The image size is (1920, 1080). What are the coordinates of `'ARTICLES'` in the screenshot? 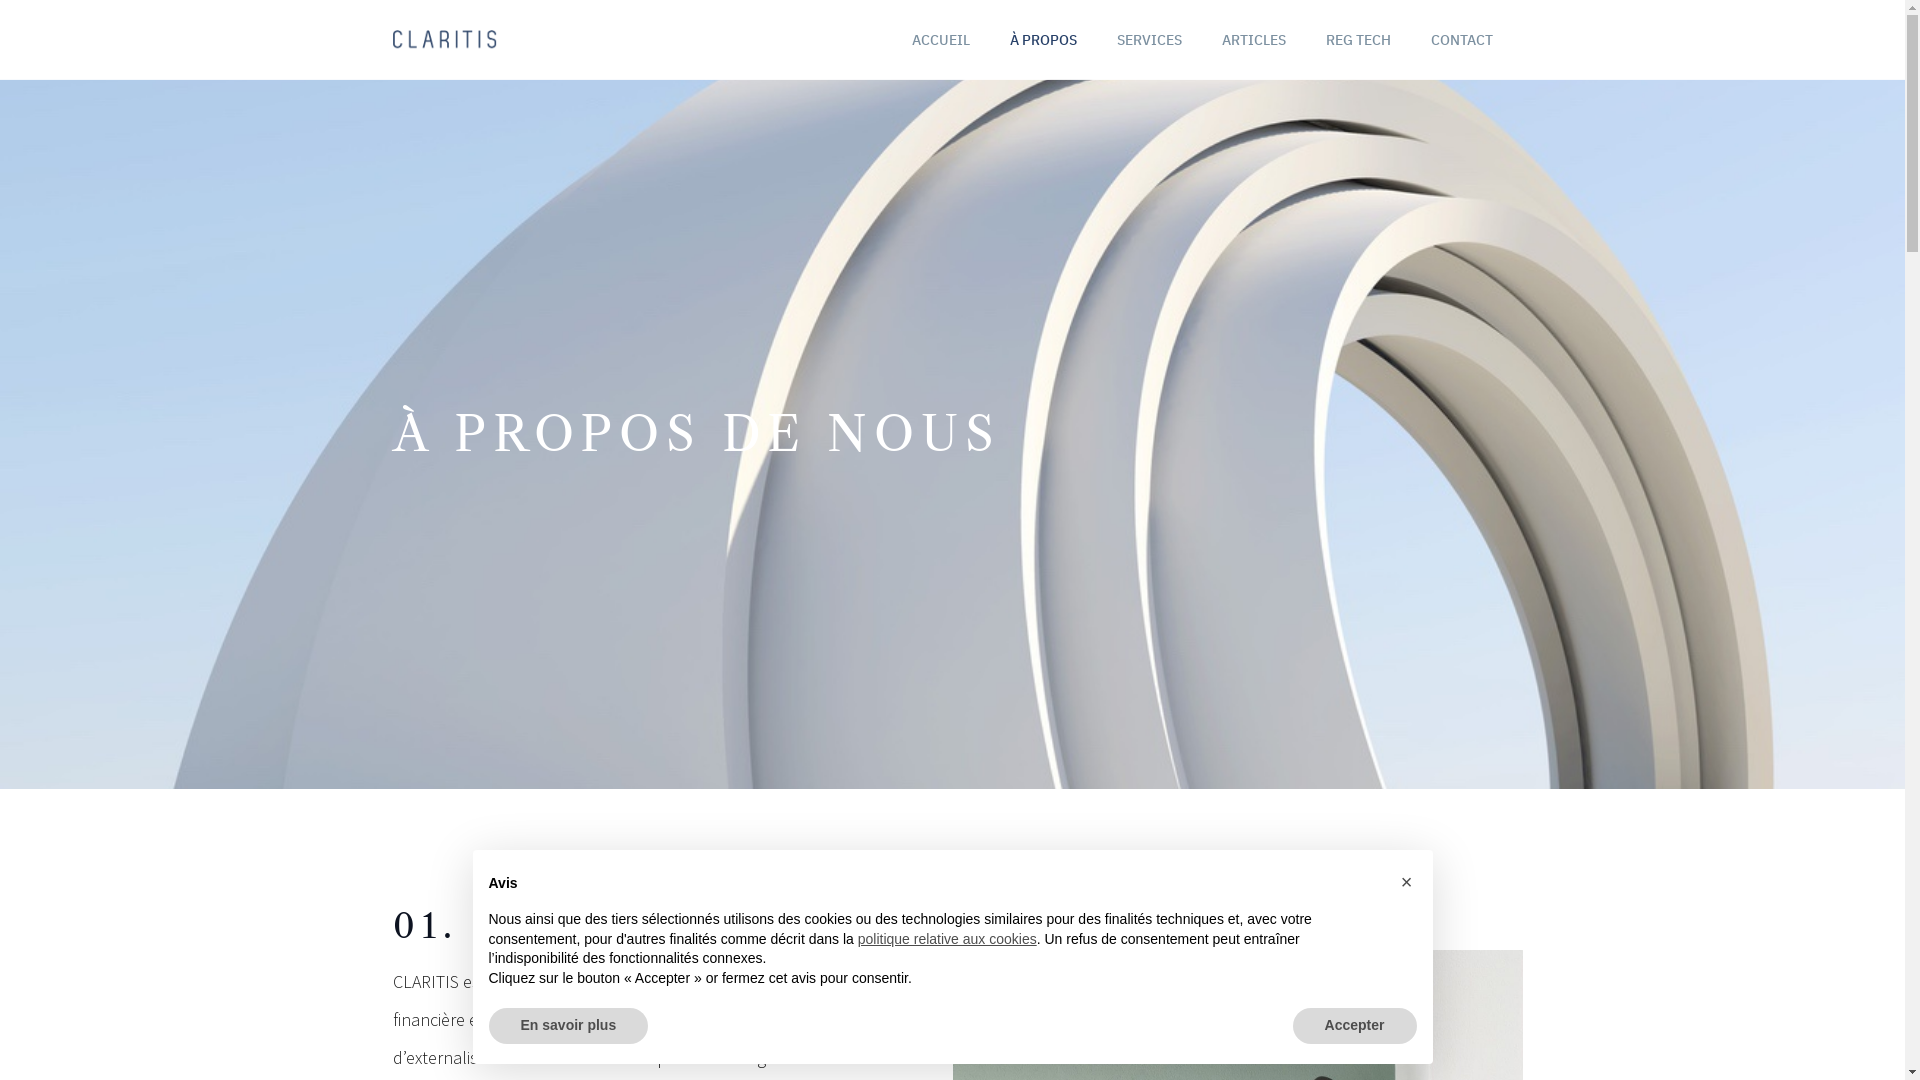 It's located at (1252, 39).